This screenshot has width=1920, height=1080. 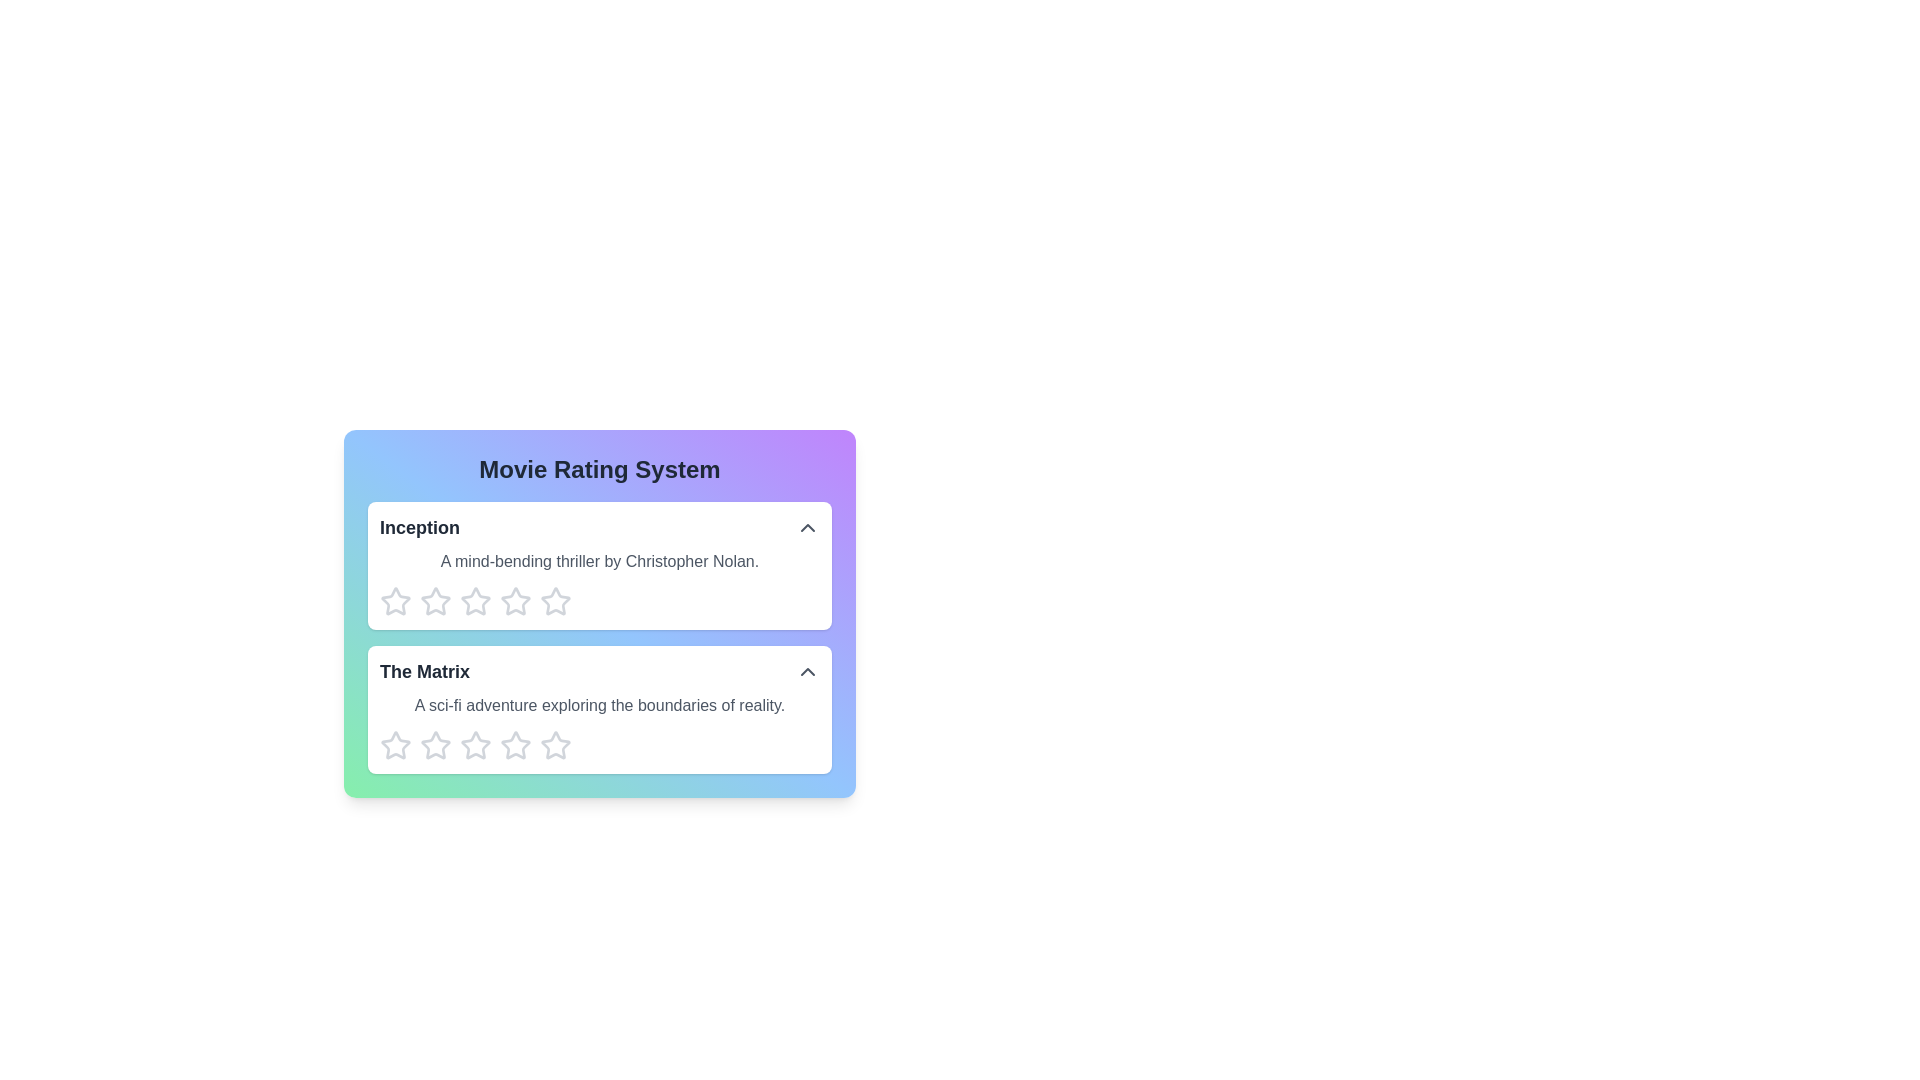 What do you see at coordinates (515, 745) in the screenshot?
I see `the inactive gray star icon in the second position of the star rating system under 'The Matrix'` at bounding box center [515, 745].